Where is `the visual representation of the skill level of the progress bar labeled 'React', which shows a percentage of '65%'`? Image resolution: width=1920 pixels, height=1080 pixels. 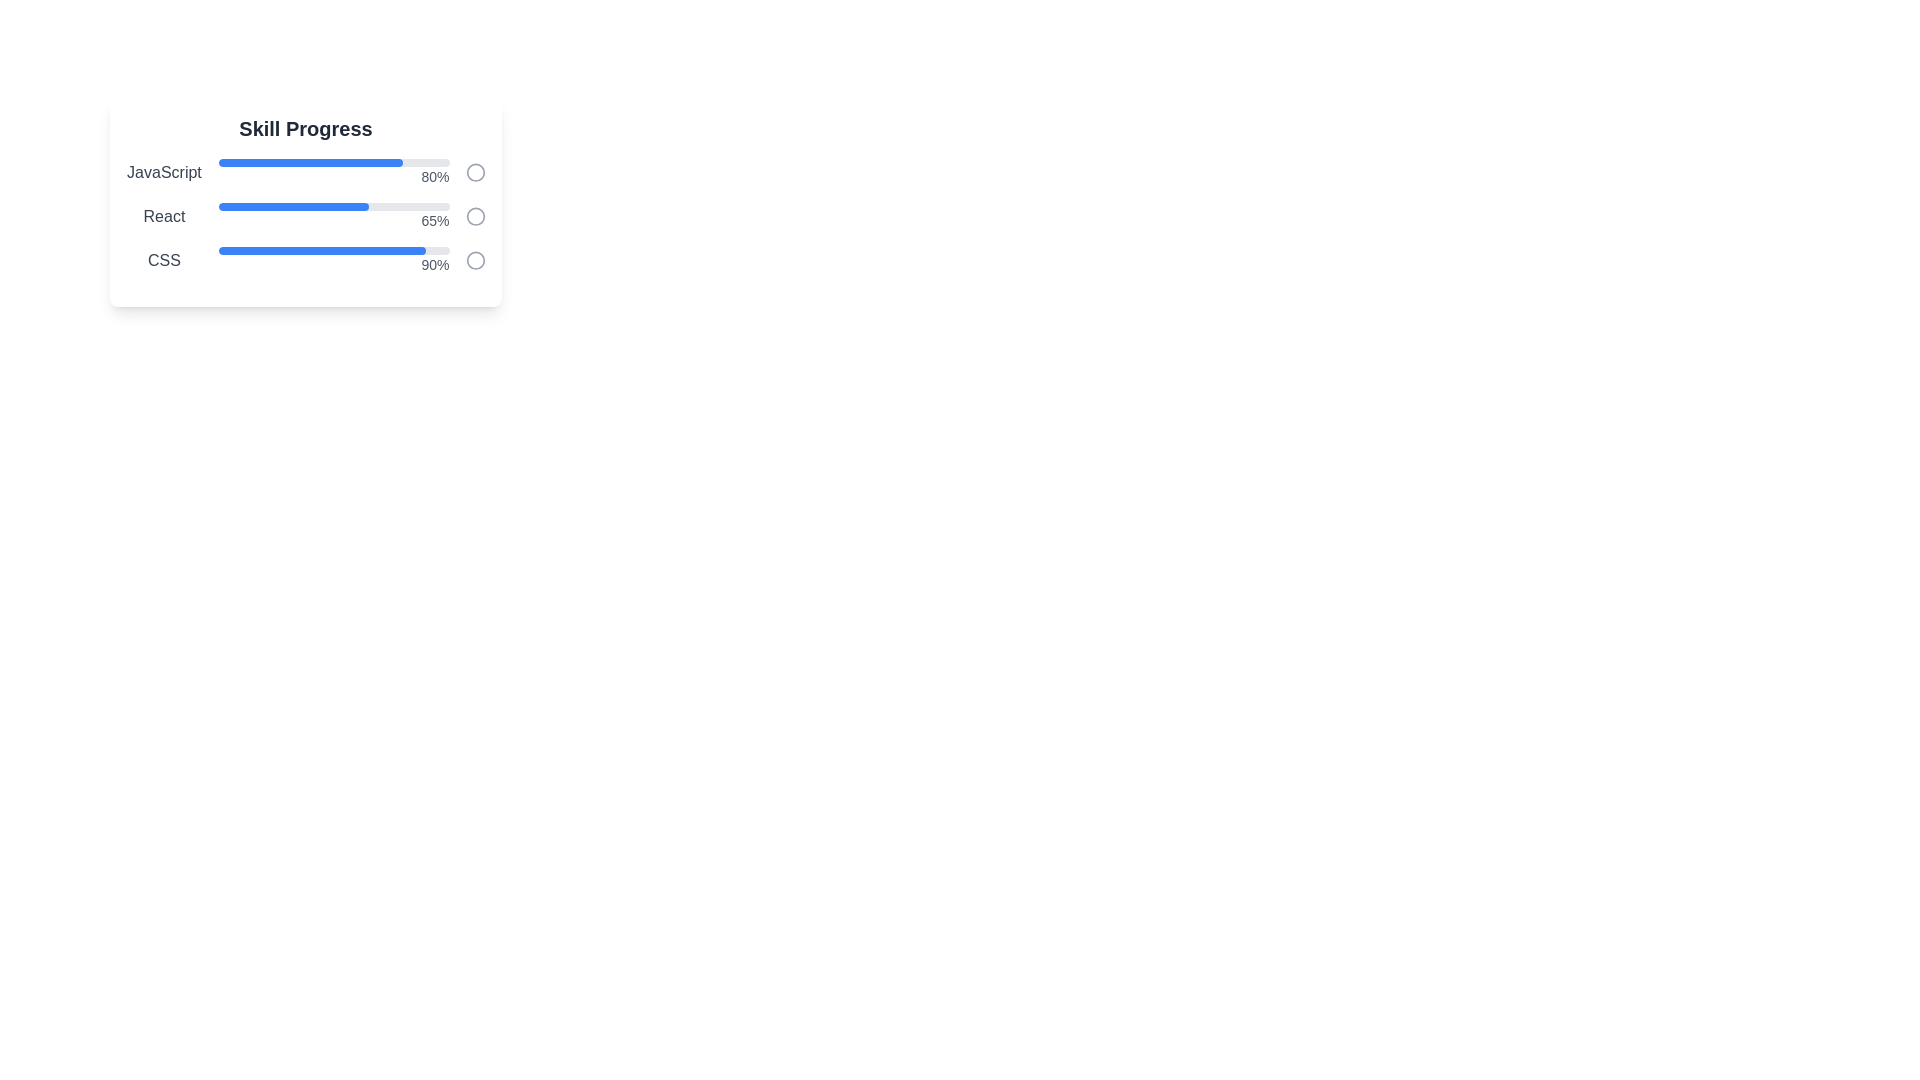
the visual representation of the skill level of the progress bar labeled 'React', which shows a percentage of '65%' is located at coordinates (305, 216).